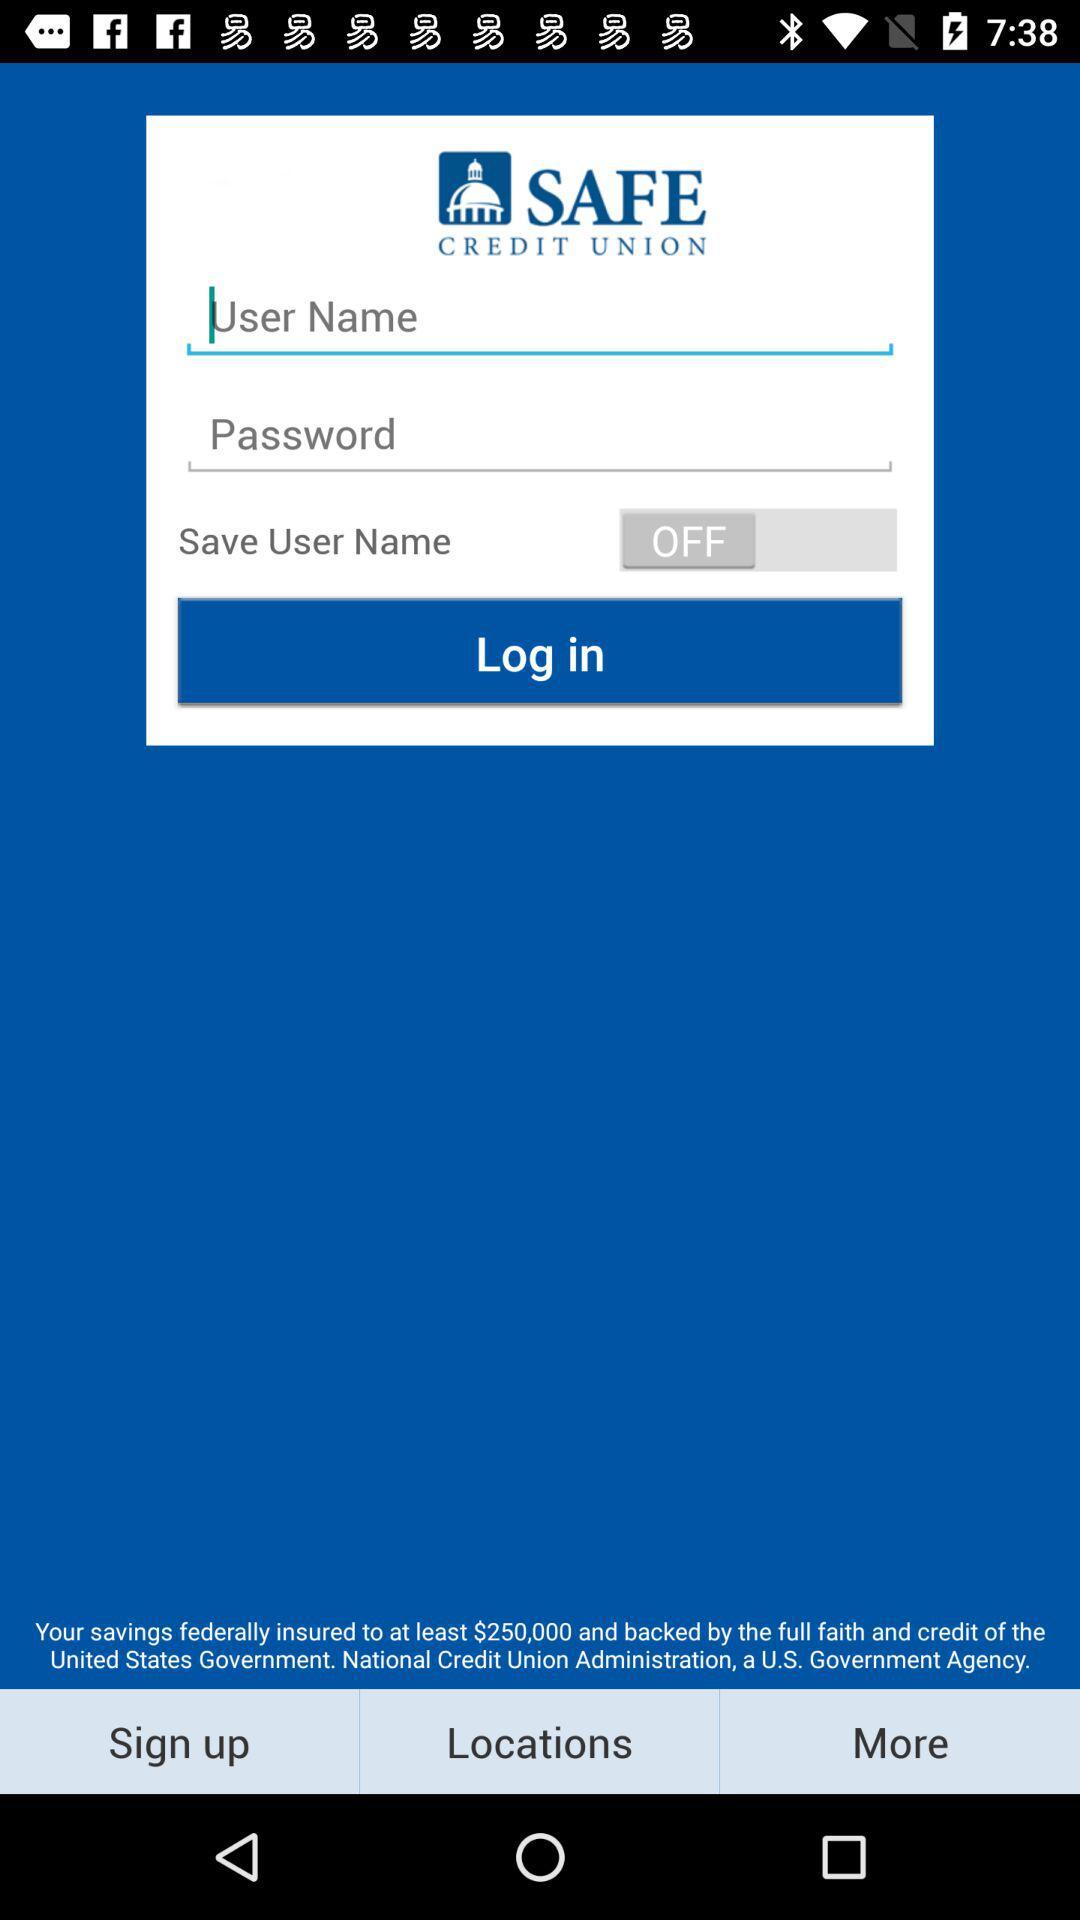 The width and height of the screenshot is (1080, 1920). I want to click on icon above the your savings federally, so click(540, 652).